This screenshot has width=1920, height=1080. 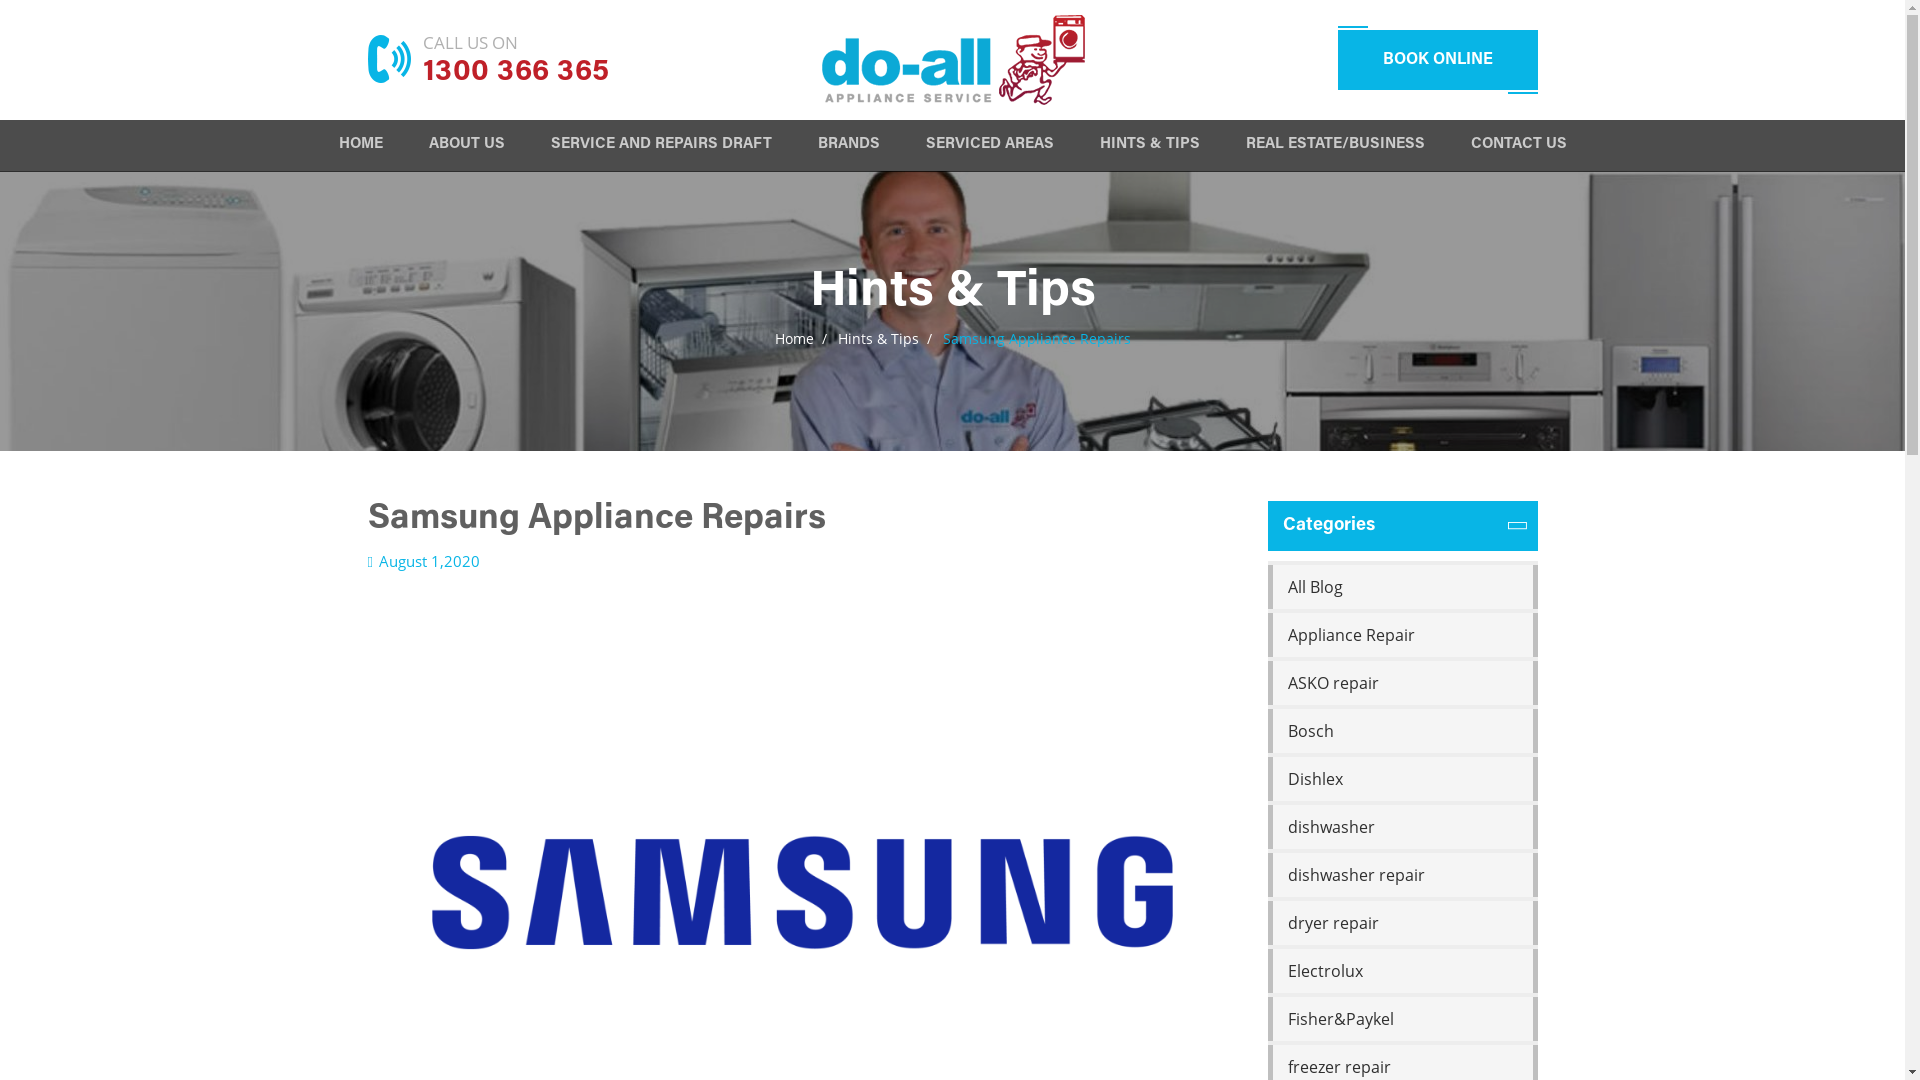 I want to click on 'REAL ESTATE/BUSINESS', so click(x=1335, y=146).